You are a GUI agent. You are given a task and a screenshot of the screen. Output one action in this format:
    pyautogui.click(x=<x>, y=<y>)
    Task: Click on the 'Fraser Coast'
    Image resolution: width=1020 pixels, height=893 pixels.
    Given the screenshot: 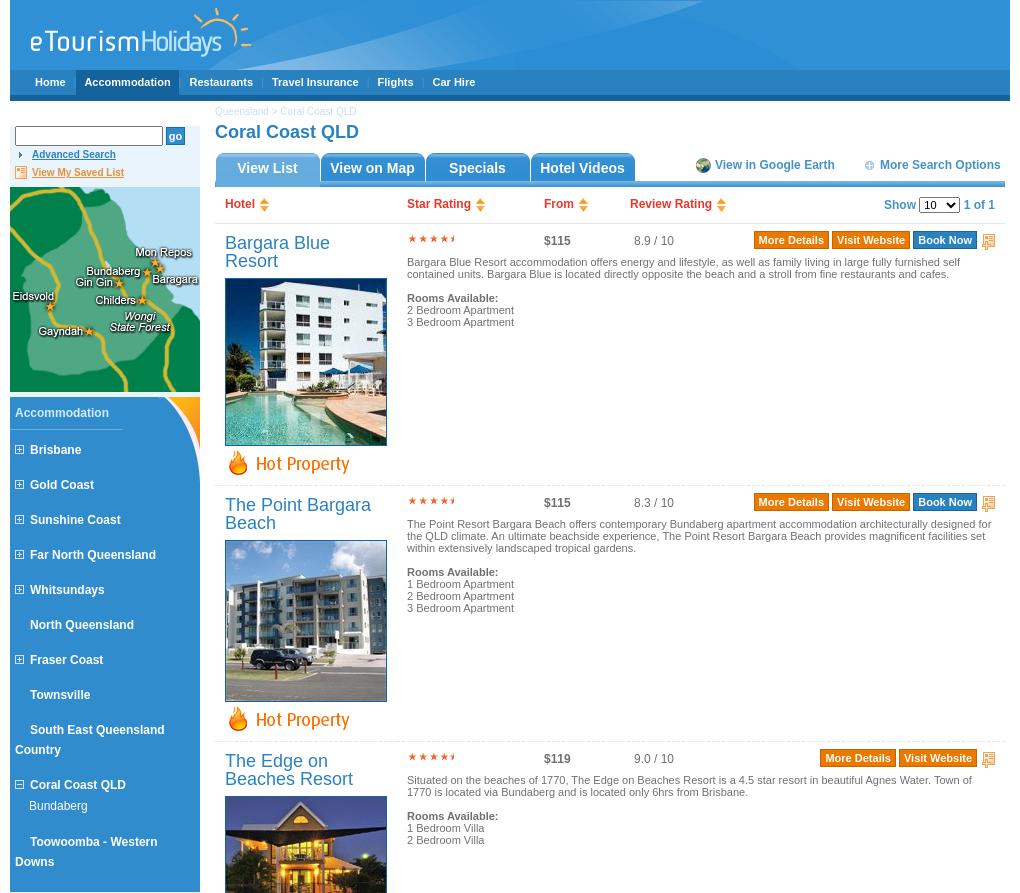 What is the action you would take?
    pyautogui.click(x=66, y=660)
    